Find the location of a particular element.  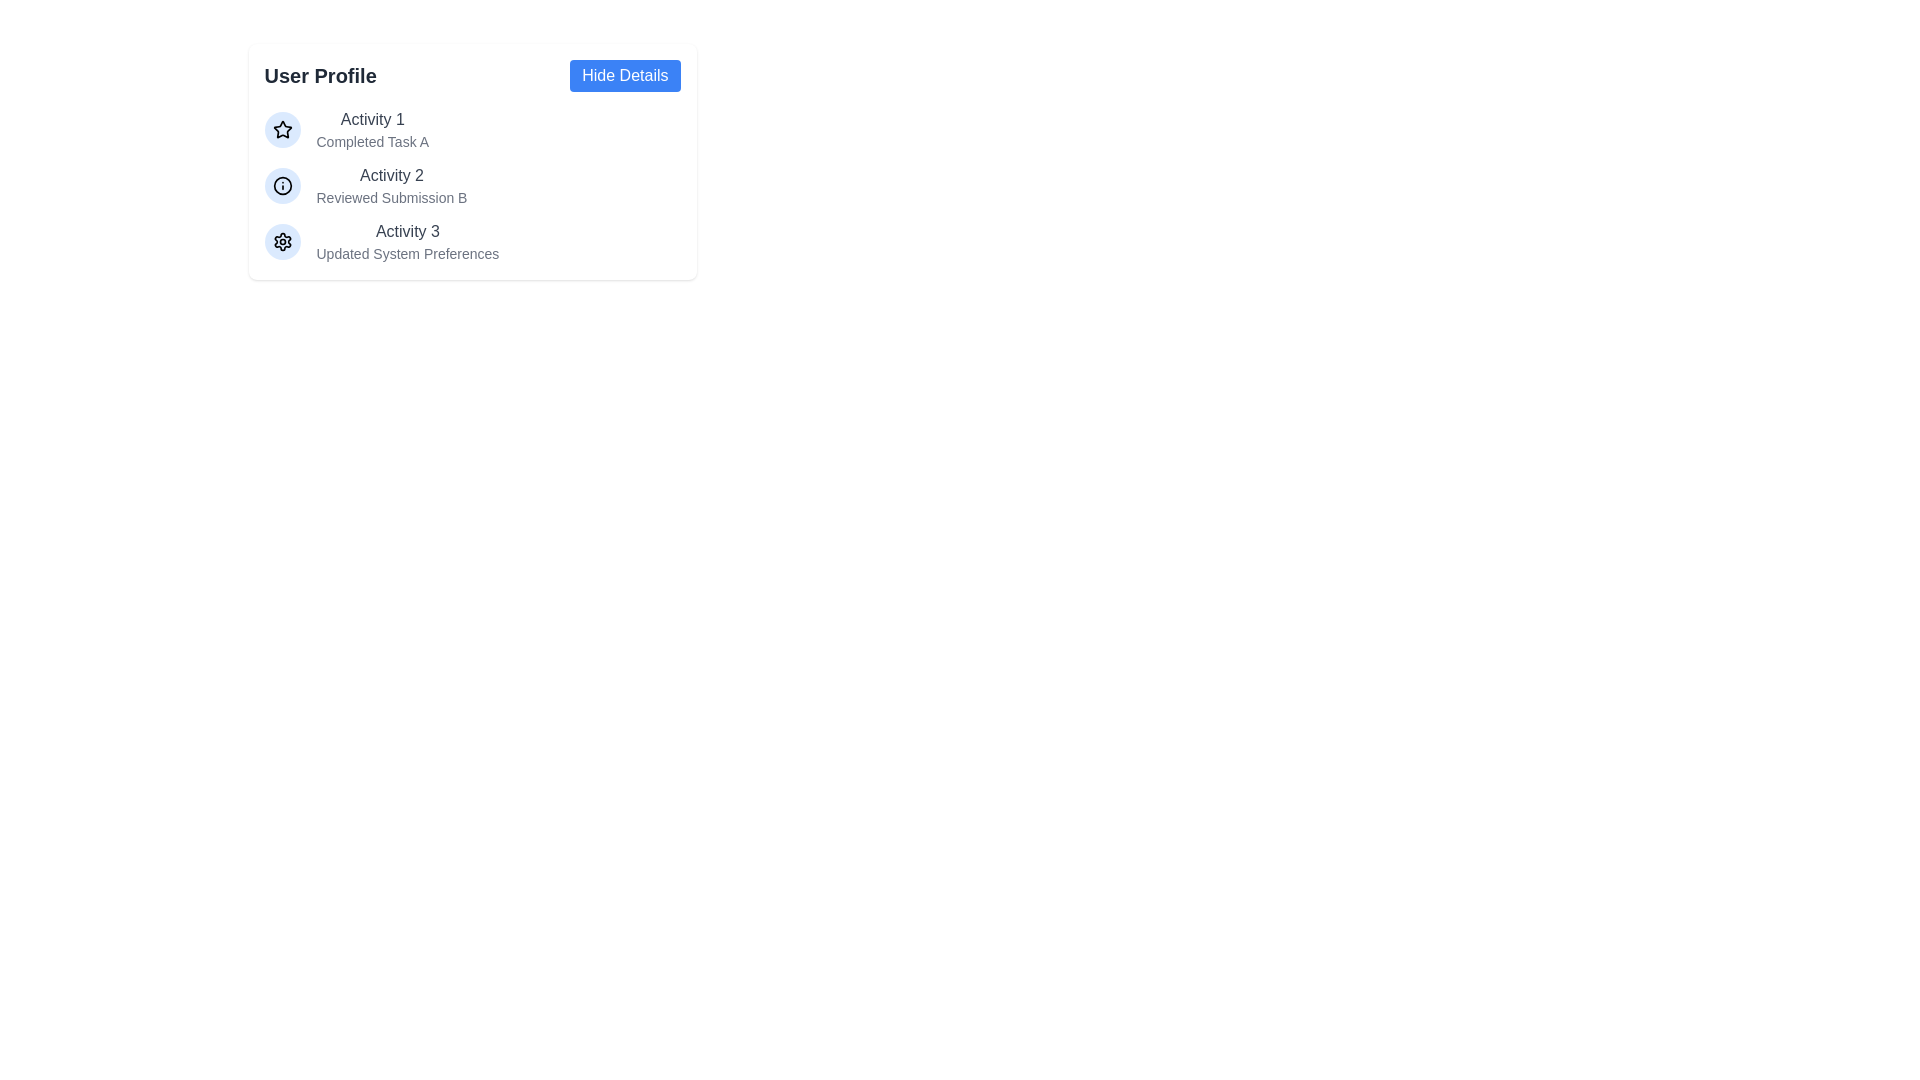

the star-shaped icon with a hollow center and bold outline, which is the first icon in the User Profile activities section, located to the left of 'Activity 1' is located at coordinates (281, 129).